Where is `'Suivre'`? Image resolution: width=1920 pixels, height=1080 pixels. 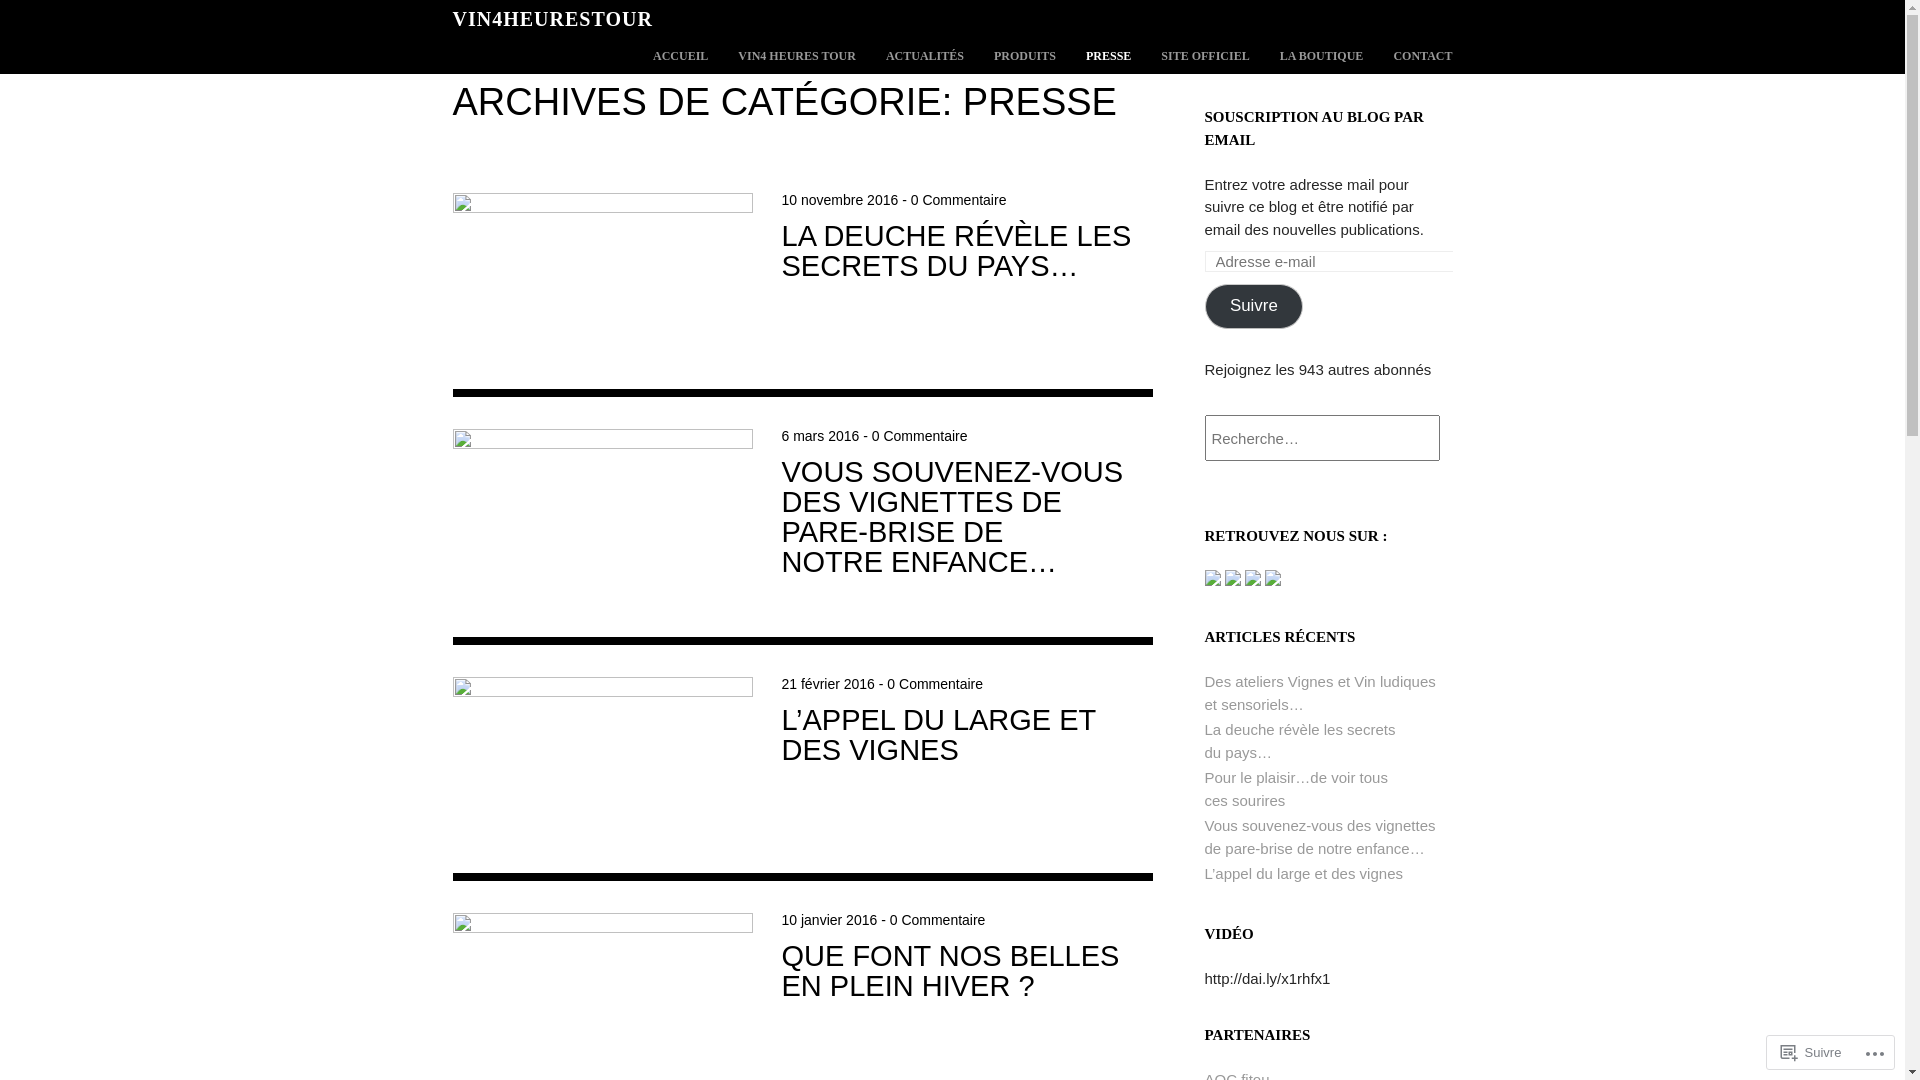 'Suivre' is located at coordinates (1811, 1051).